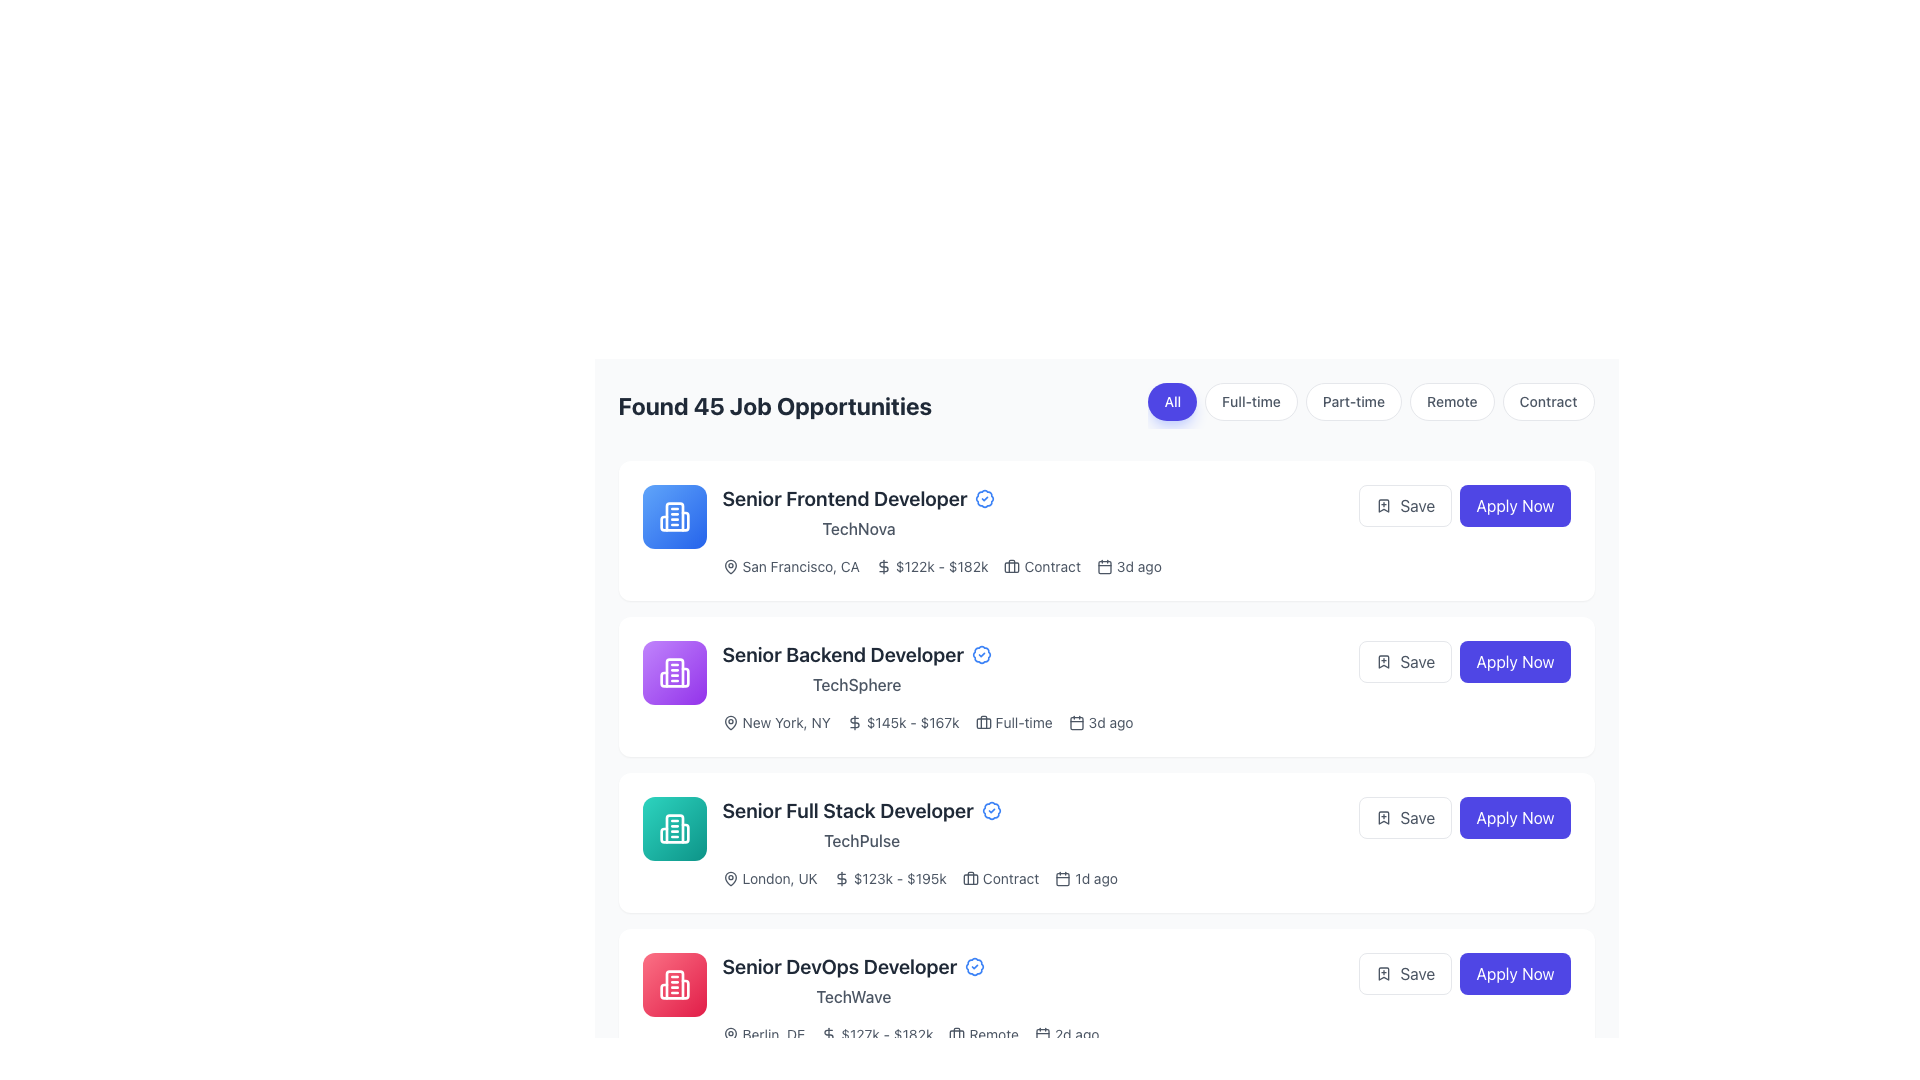 The width and height of the screenshot is (1920, 1080). Describe the element at coordinates (1547, 401) in the screenshot. I see `the 'Contract' button, which is the fifth button in a horizontal set of filter buttons at the top-right corner of the job listing interface` at that location.